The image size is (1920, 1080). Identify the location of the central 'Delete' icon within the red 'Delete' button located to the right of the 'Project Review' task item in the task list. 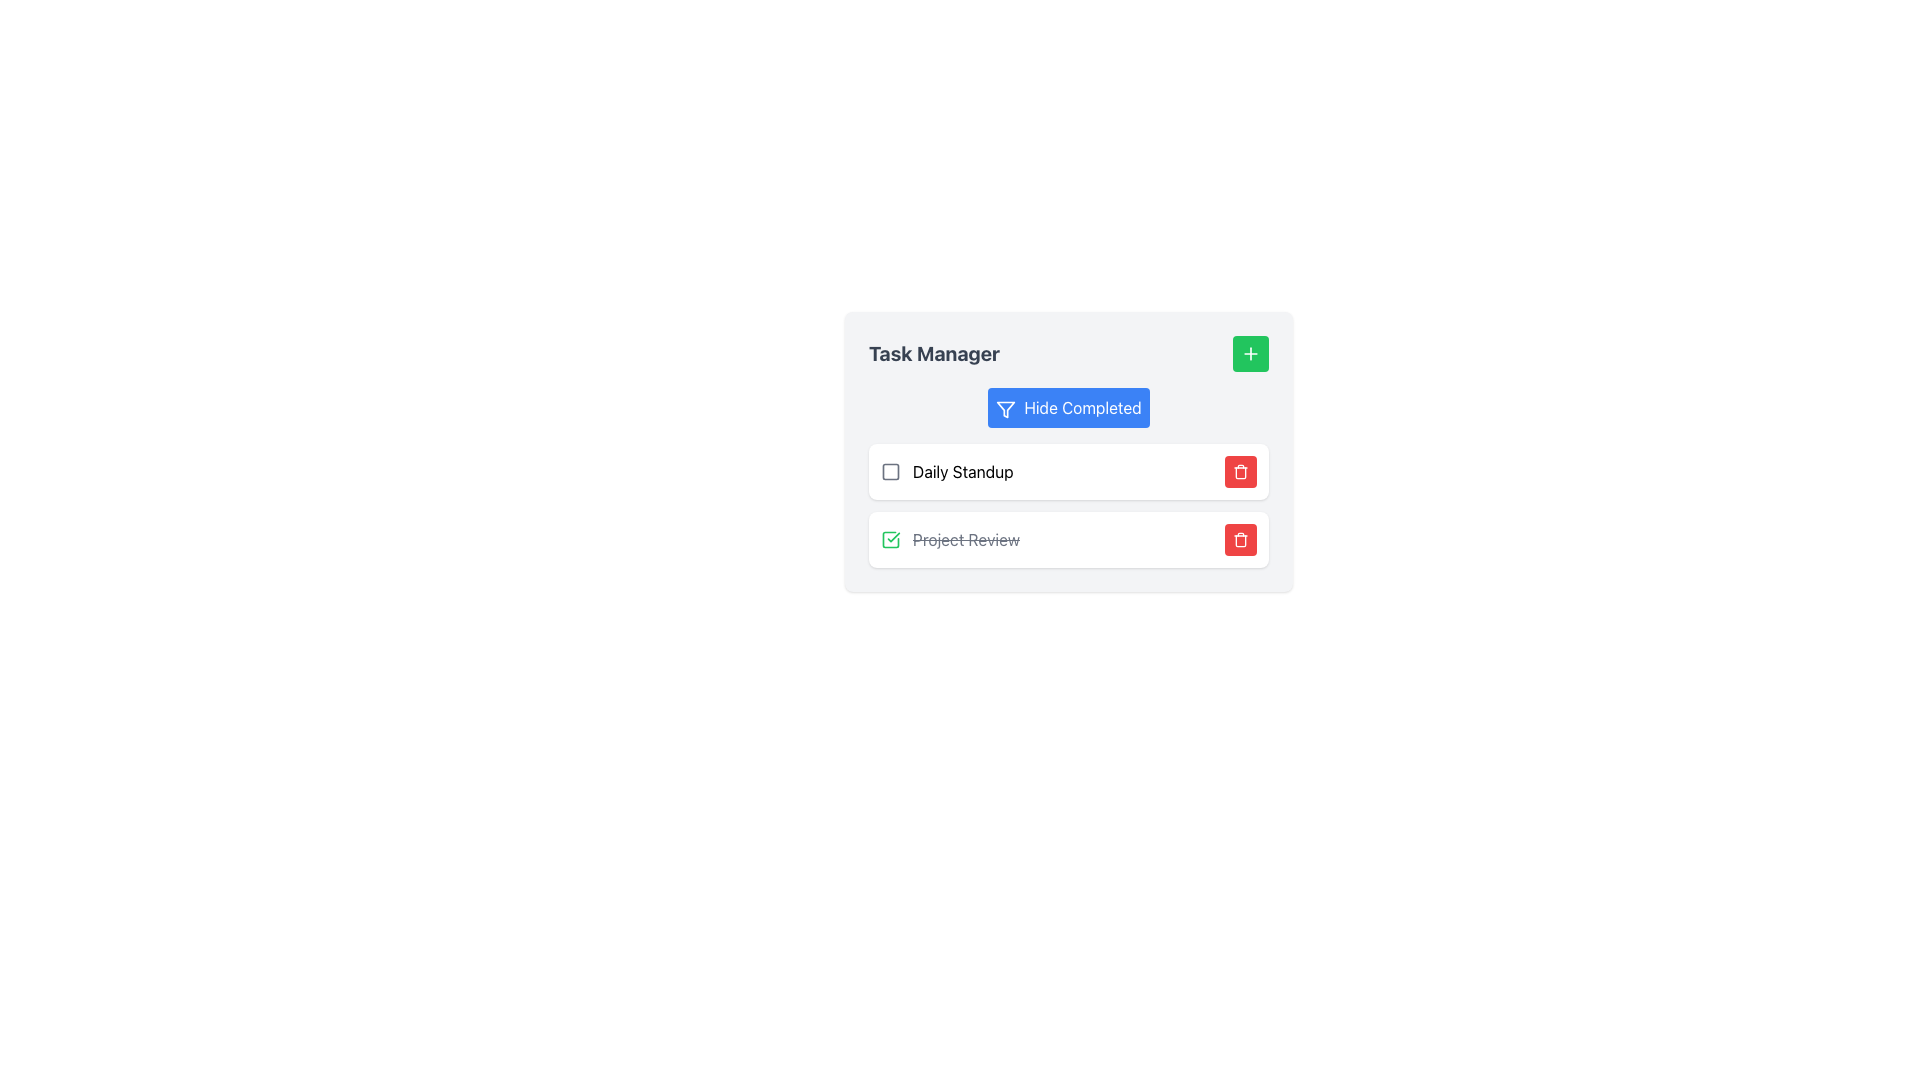
(1240, 540).